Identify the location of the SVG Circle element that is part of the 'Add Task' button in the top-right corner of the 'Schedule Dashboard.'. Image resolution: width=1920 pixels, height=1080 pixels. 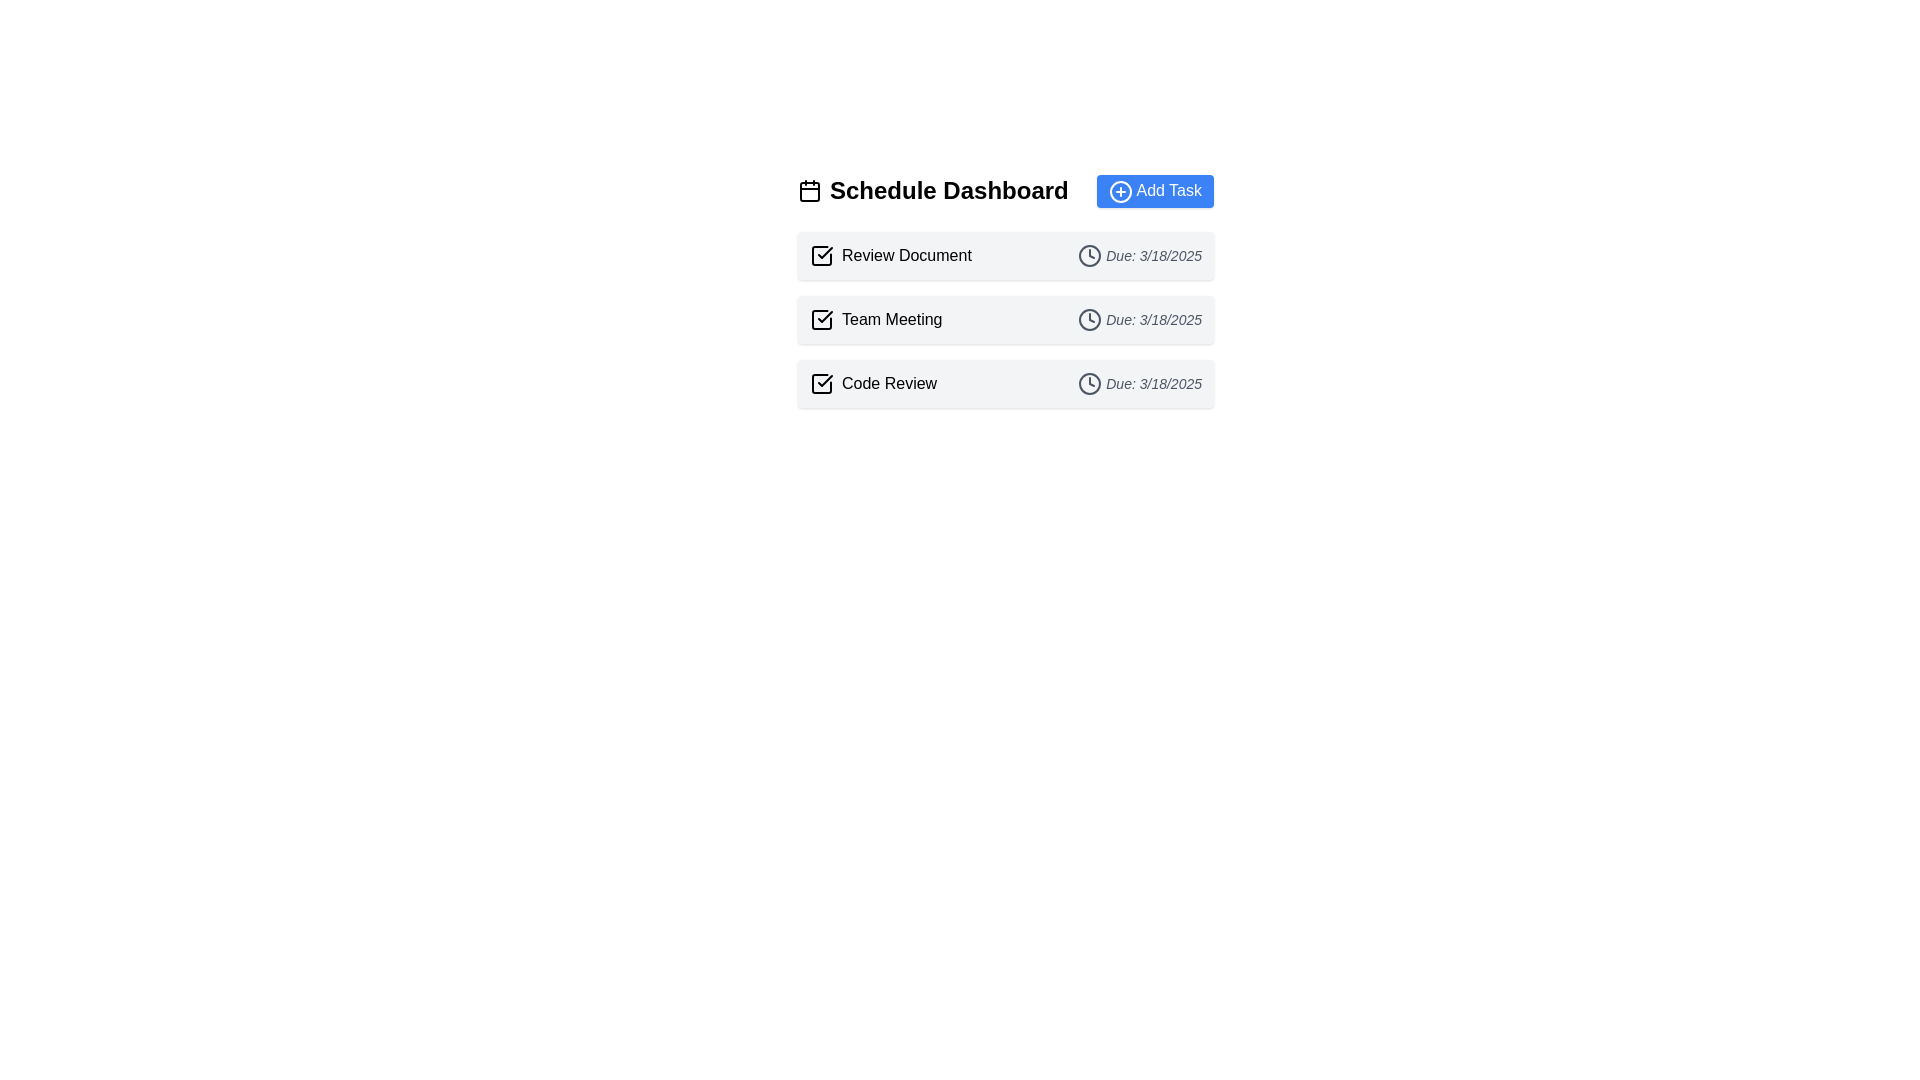
(1120, 191).